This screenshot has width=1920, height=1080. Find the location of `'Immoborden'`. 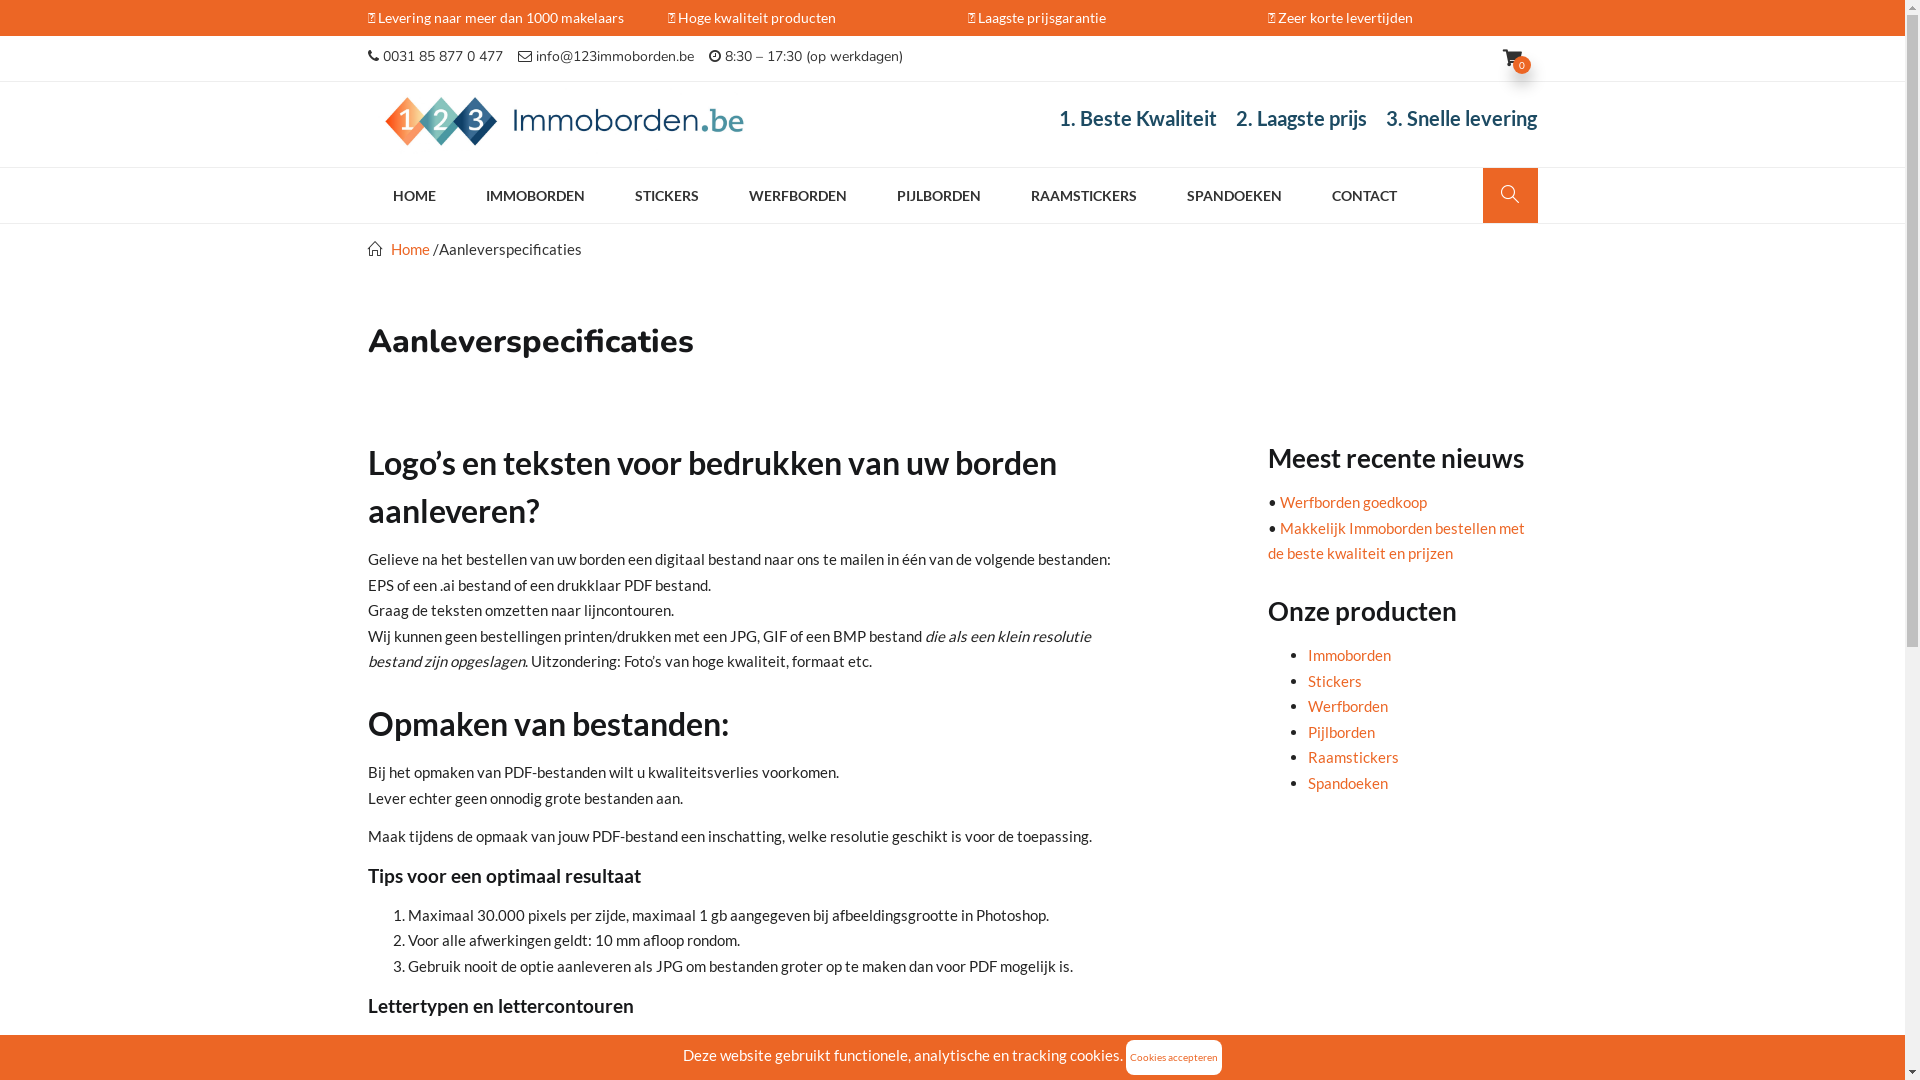

'Immoborden' is located at coordinates (1349, 655).